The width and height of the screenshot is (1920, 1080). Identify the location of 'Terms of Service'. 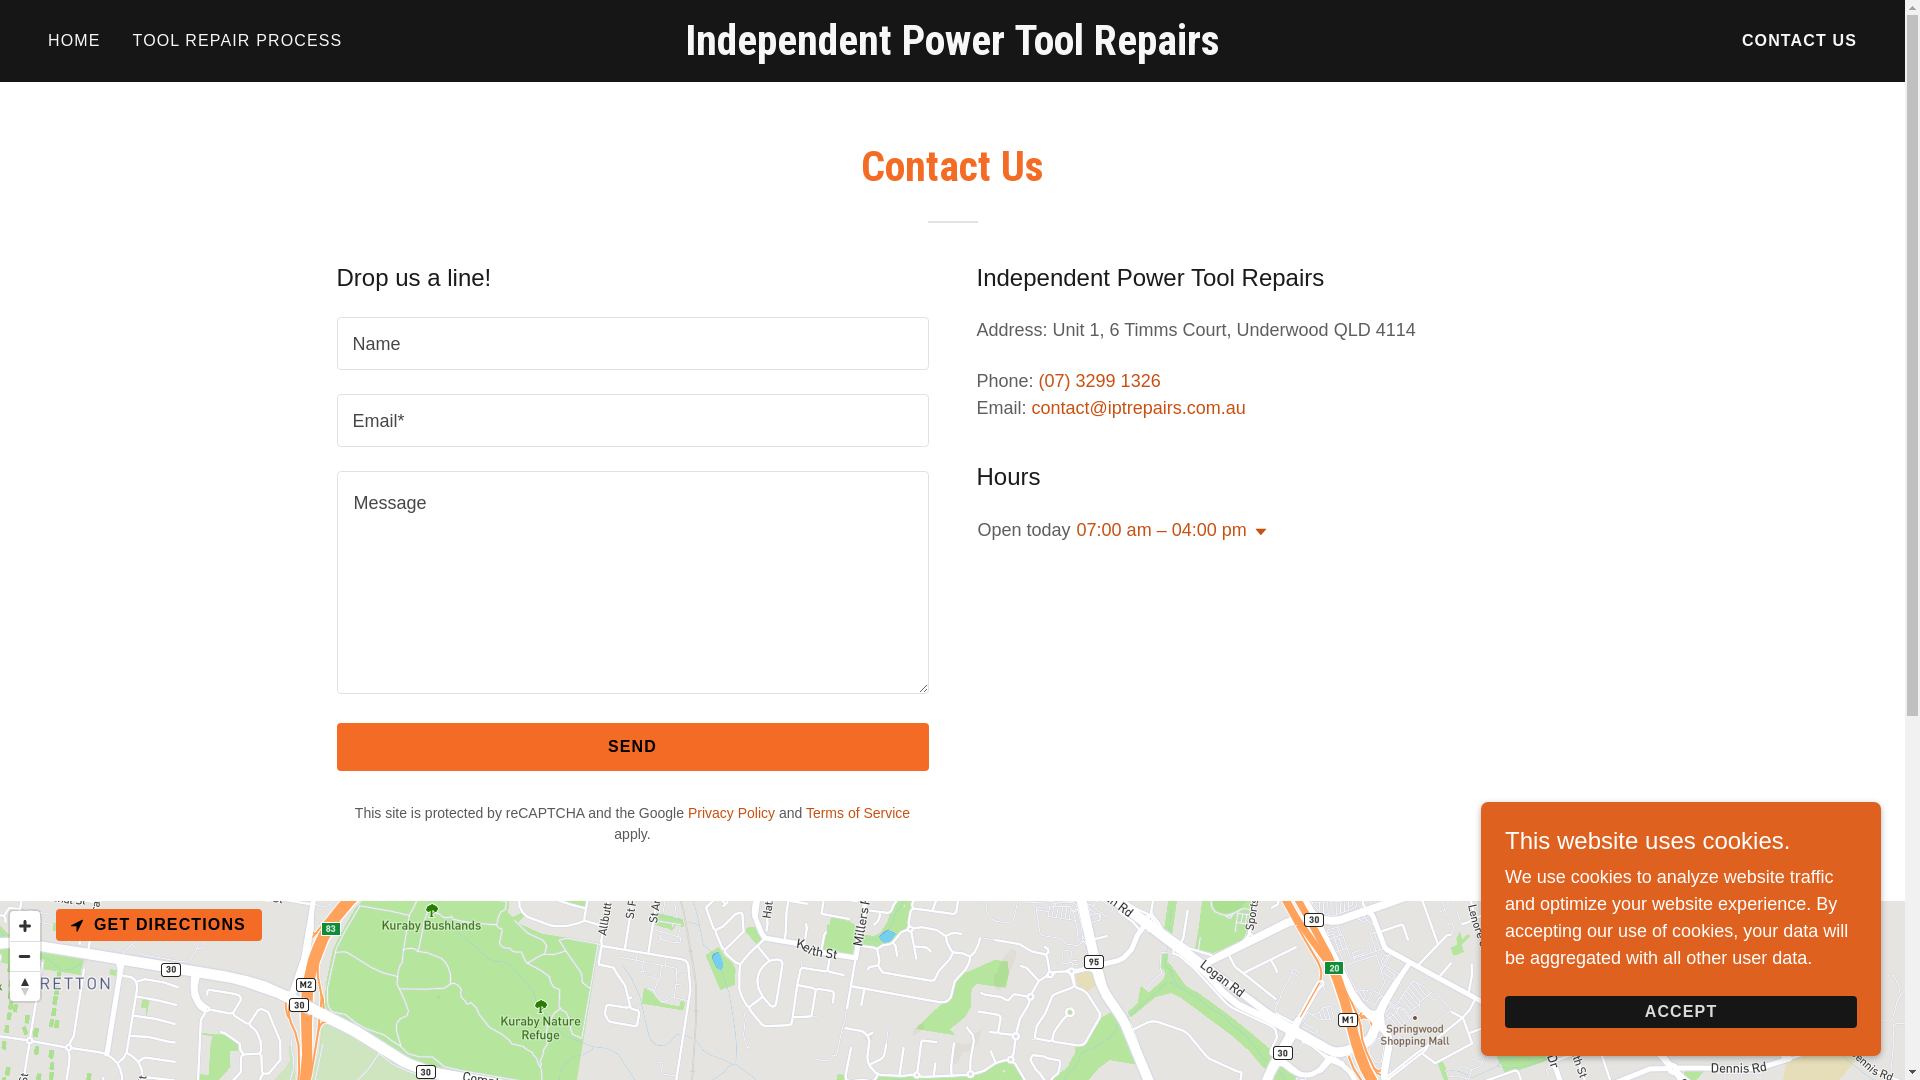
(858, 813).